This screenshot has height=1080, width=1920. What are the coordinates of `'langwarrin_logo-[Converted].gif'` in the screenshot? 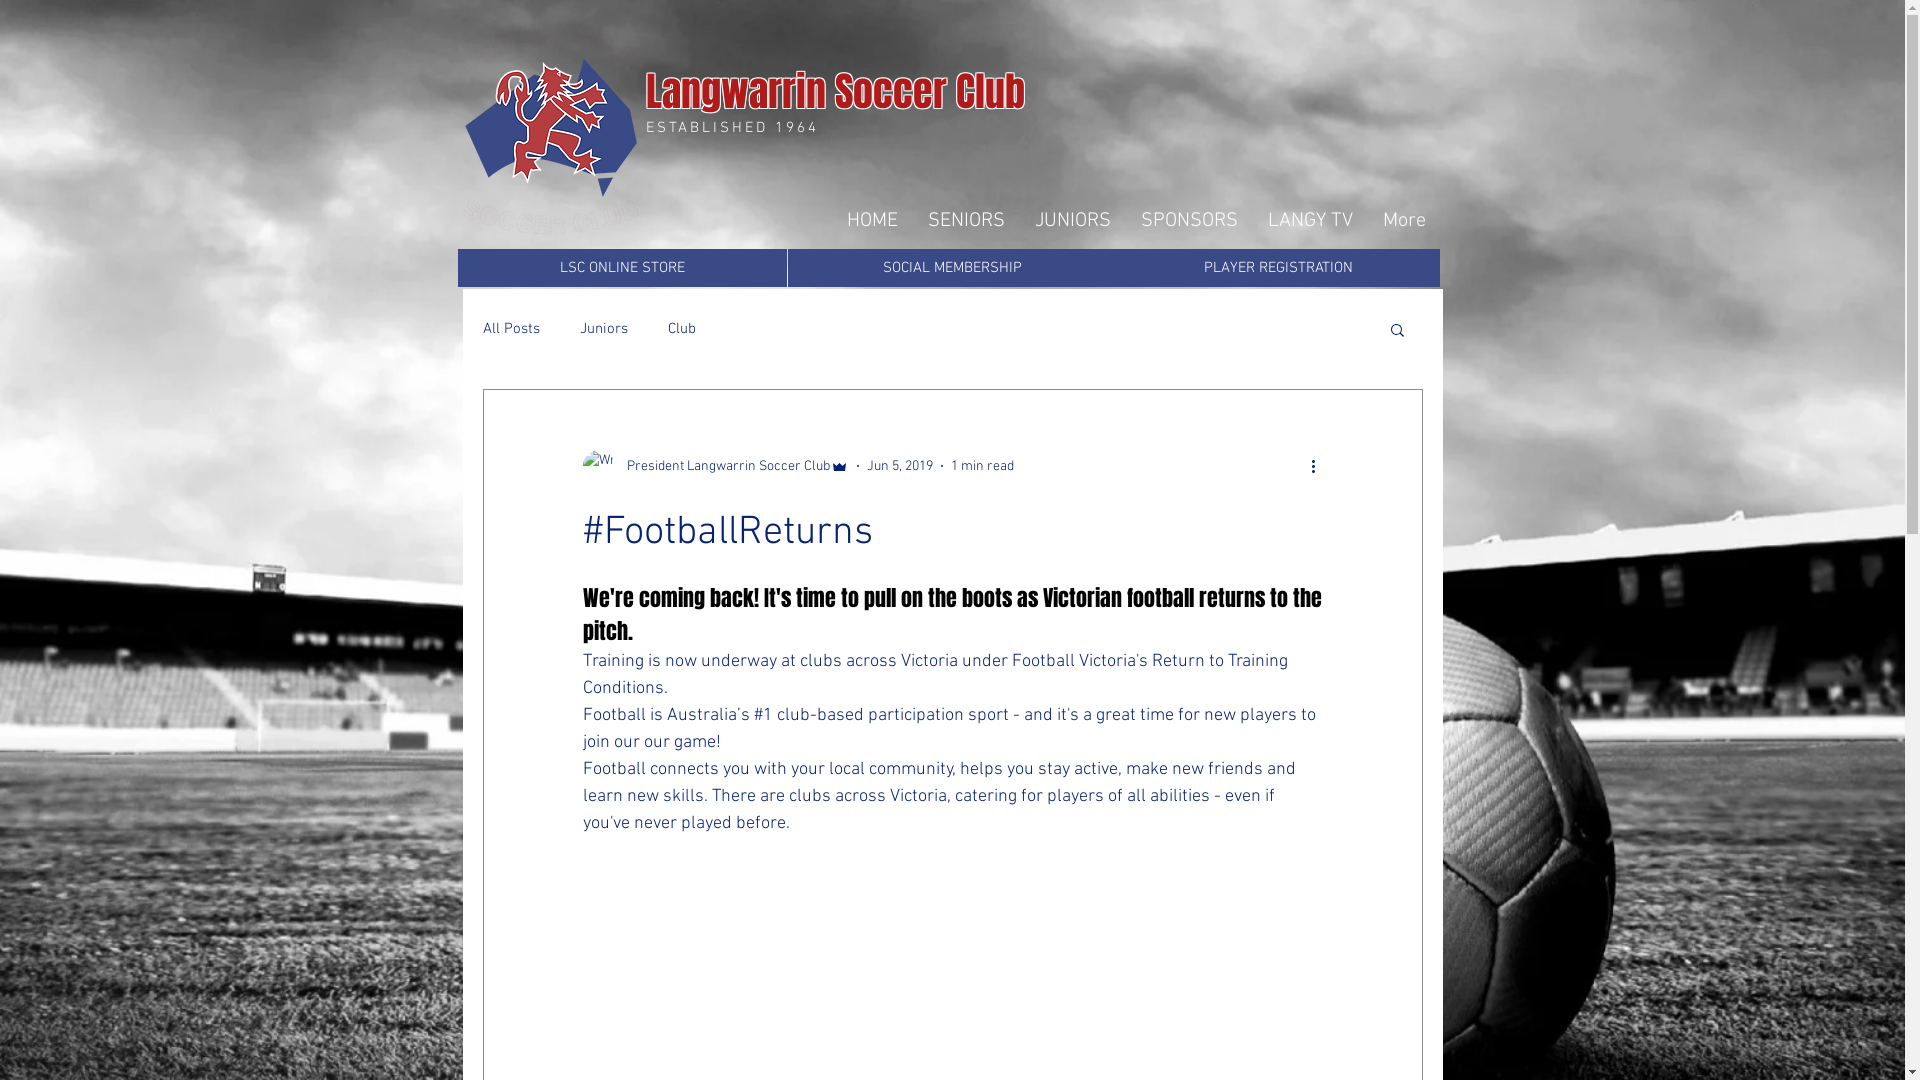 It's located at (550, 128).